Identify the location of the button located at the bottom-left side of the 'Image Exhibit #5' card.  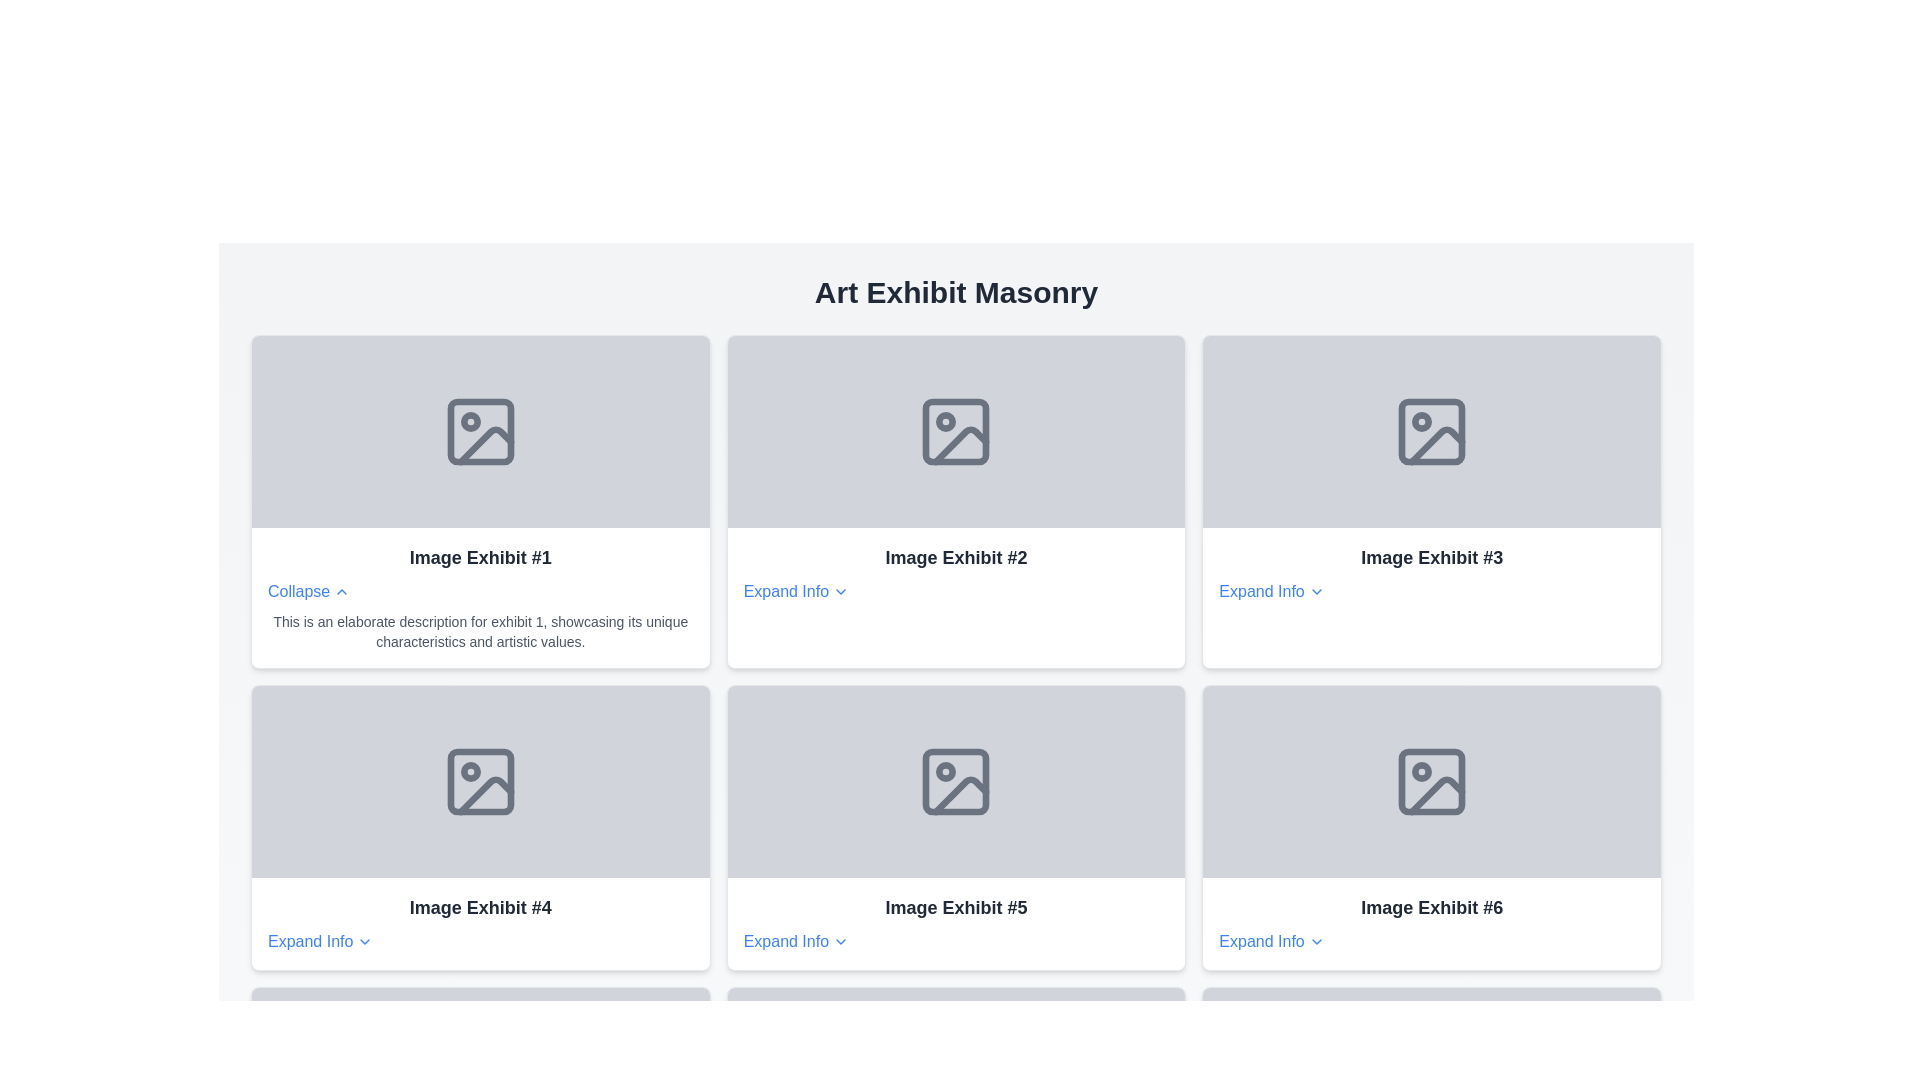
(795, 941).